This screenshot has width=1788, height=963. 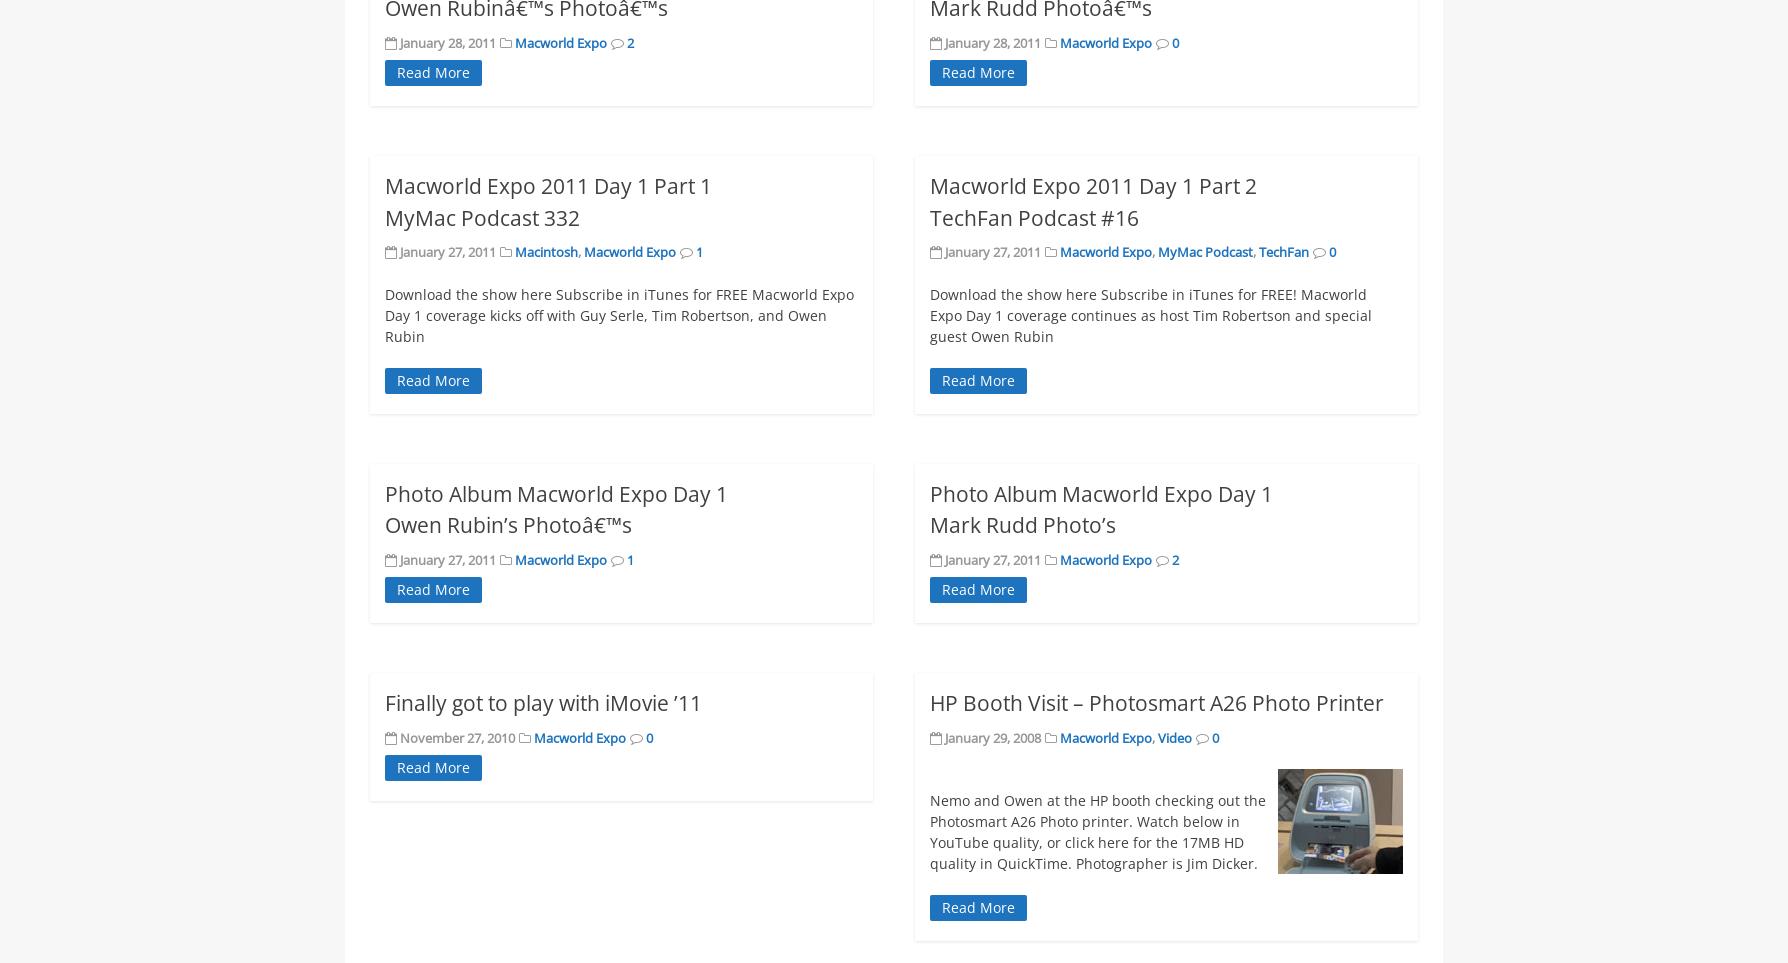 What do you see at coordinates (546, 252) in the screenshot?
I see `'Macintosh'` at bounding box center [546, 252].